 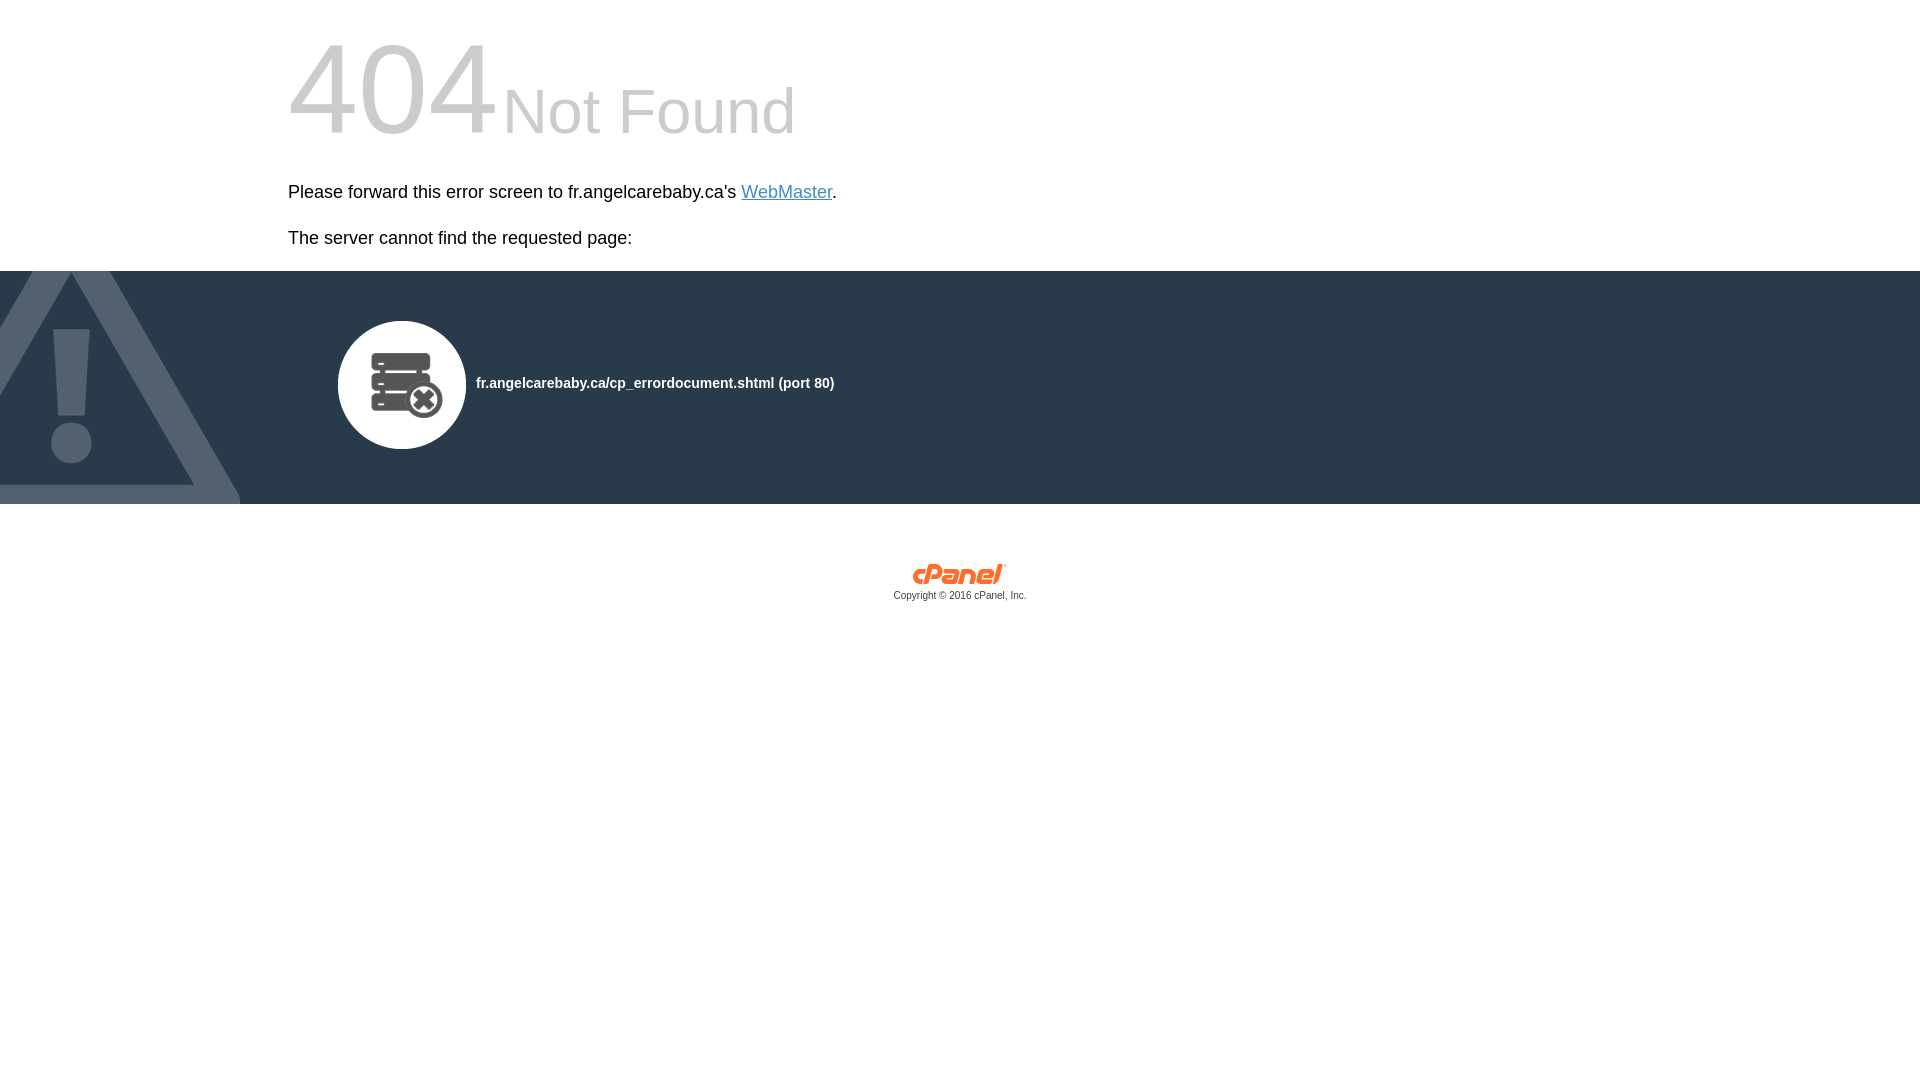 I want to click on 'WebMaster', so click(x=785, y=192).